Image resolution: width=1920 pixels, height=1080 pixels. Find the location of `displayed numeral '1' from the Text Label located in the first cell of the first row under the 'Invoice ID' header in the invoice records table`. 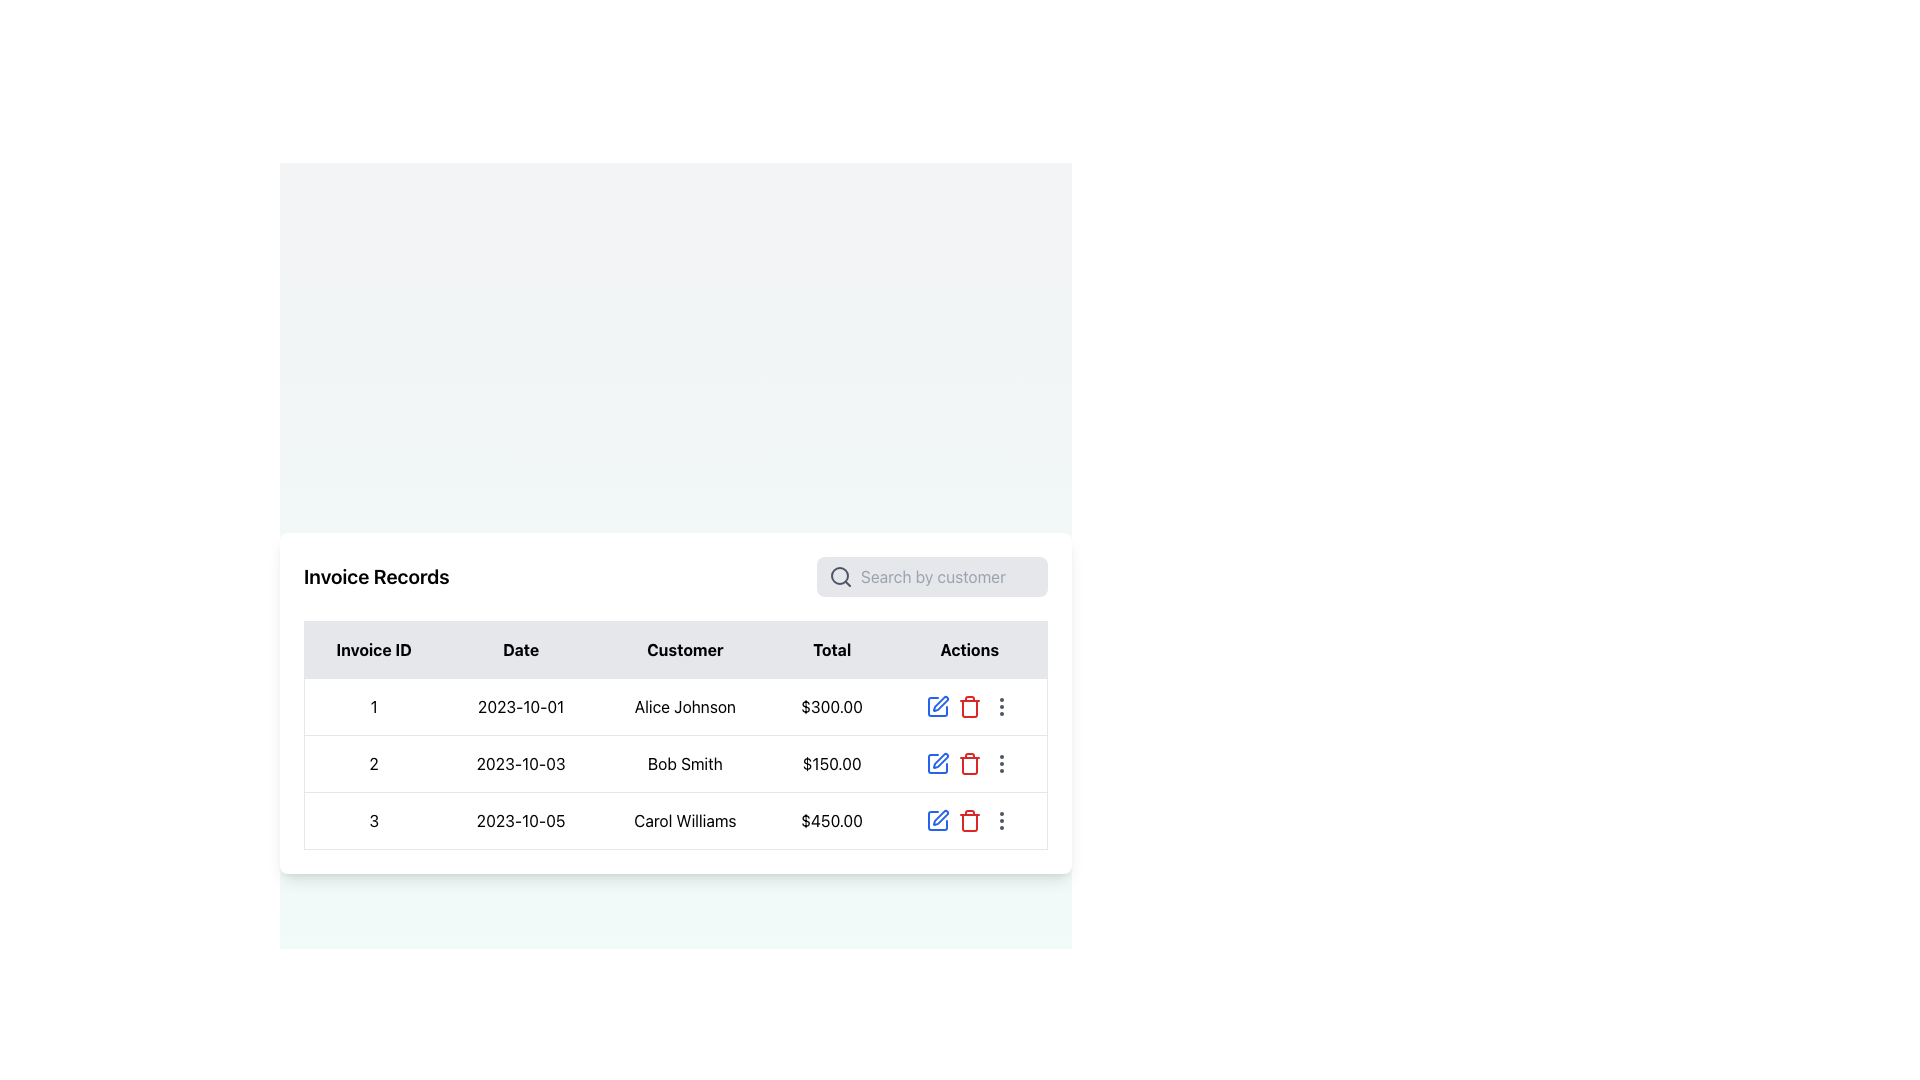

displayed numeral '1' from the Text Label located in the first cell of the first row under the 'Invoice ID' header in the invoice records table is located at coordinates (374, 705).